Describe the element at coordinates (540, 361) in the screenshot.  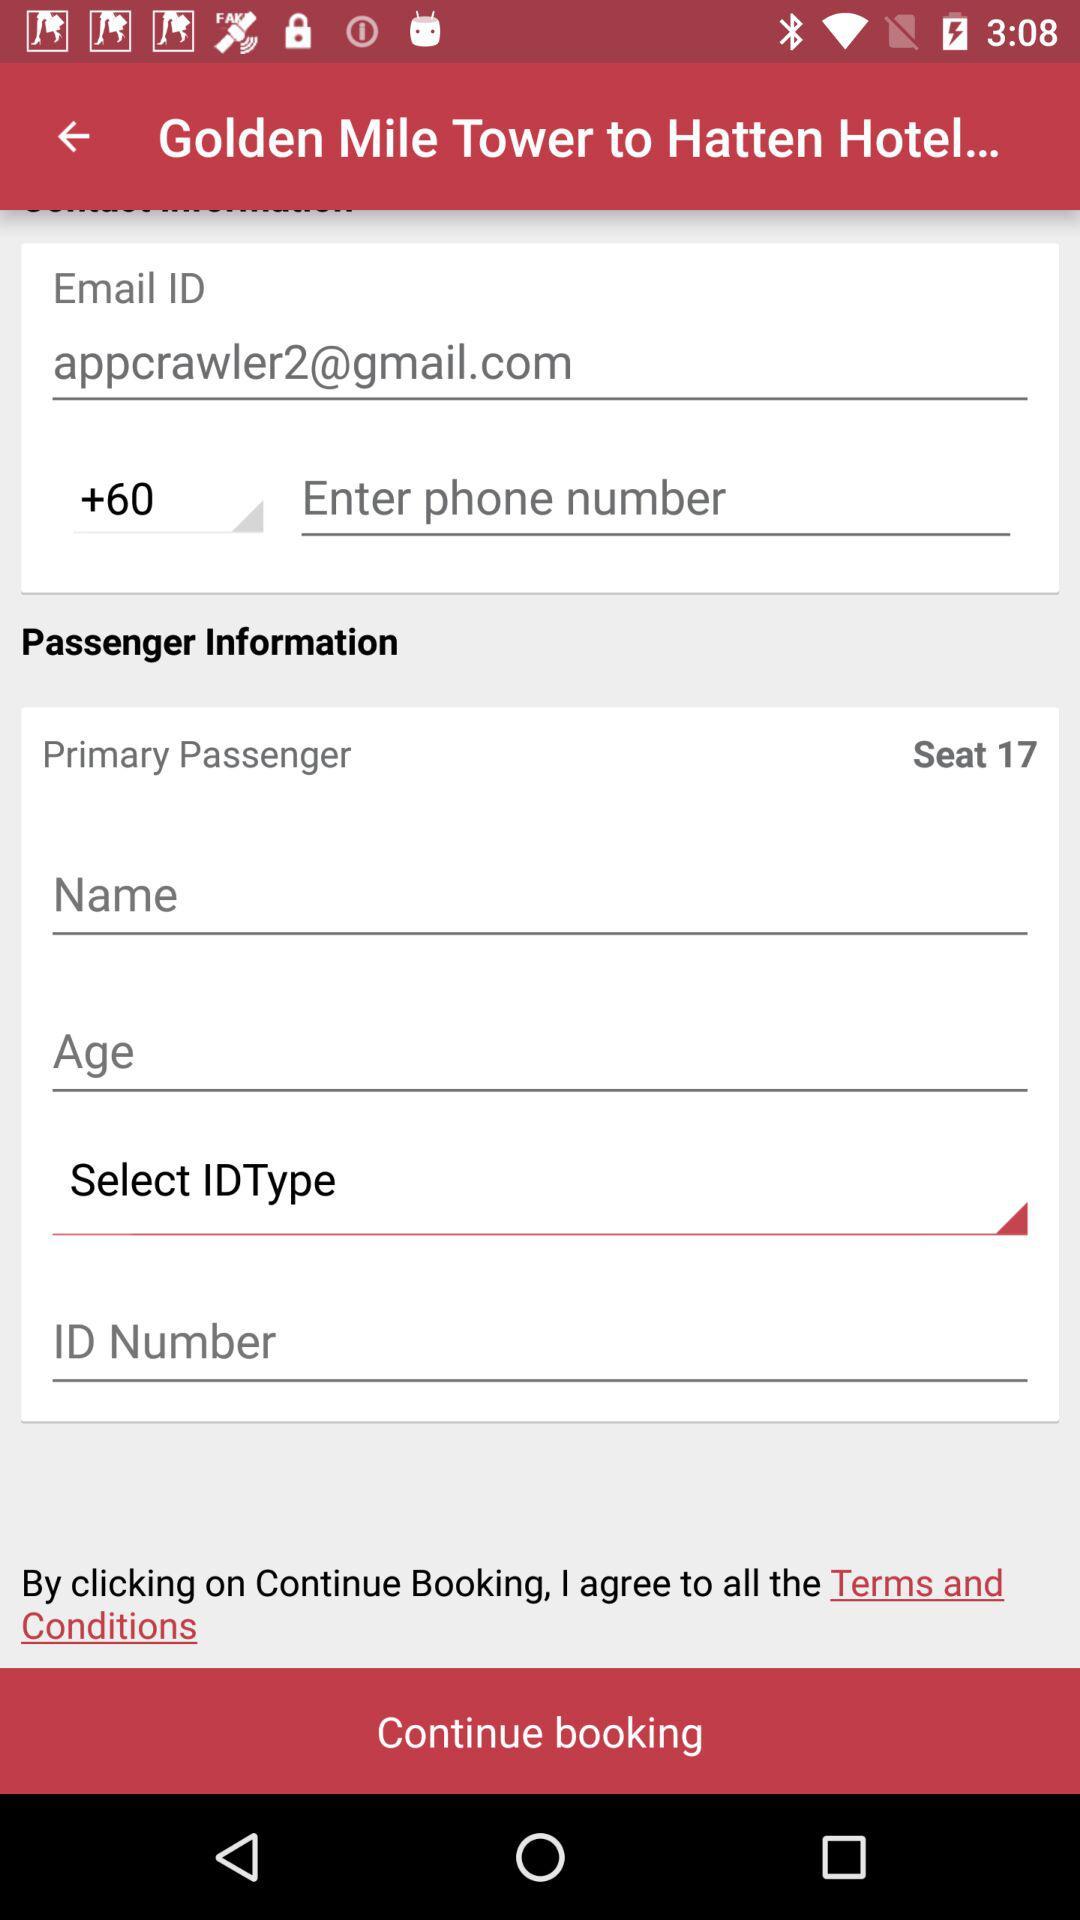
I see `item below the contact information icon` at that location.